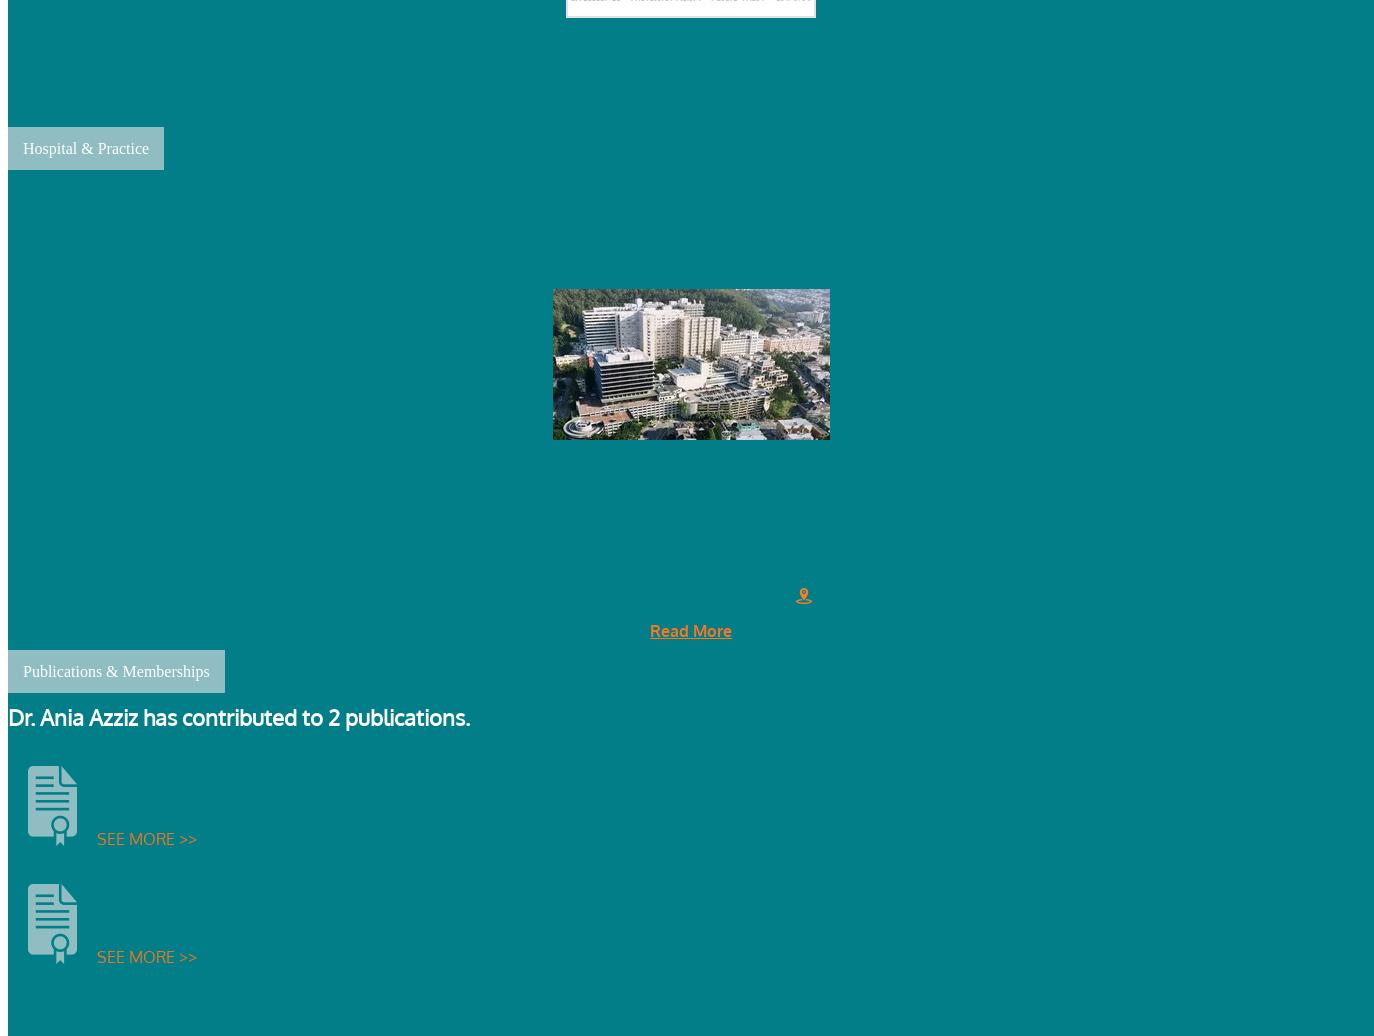 This screenshot has width=1374, height=1036. Describe the element at coordinates (85, 147) in the screenshot. I see `'Hospital & Practice'` at that location.